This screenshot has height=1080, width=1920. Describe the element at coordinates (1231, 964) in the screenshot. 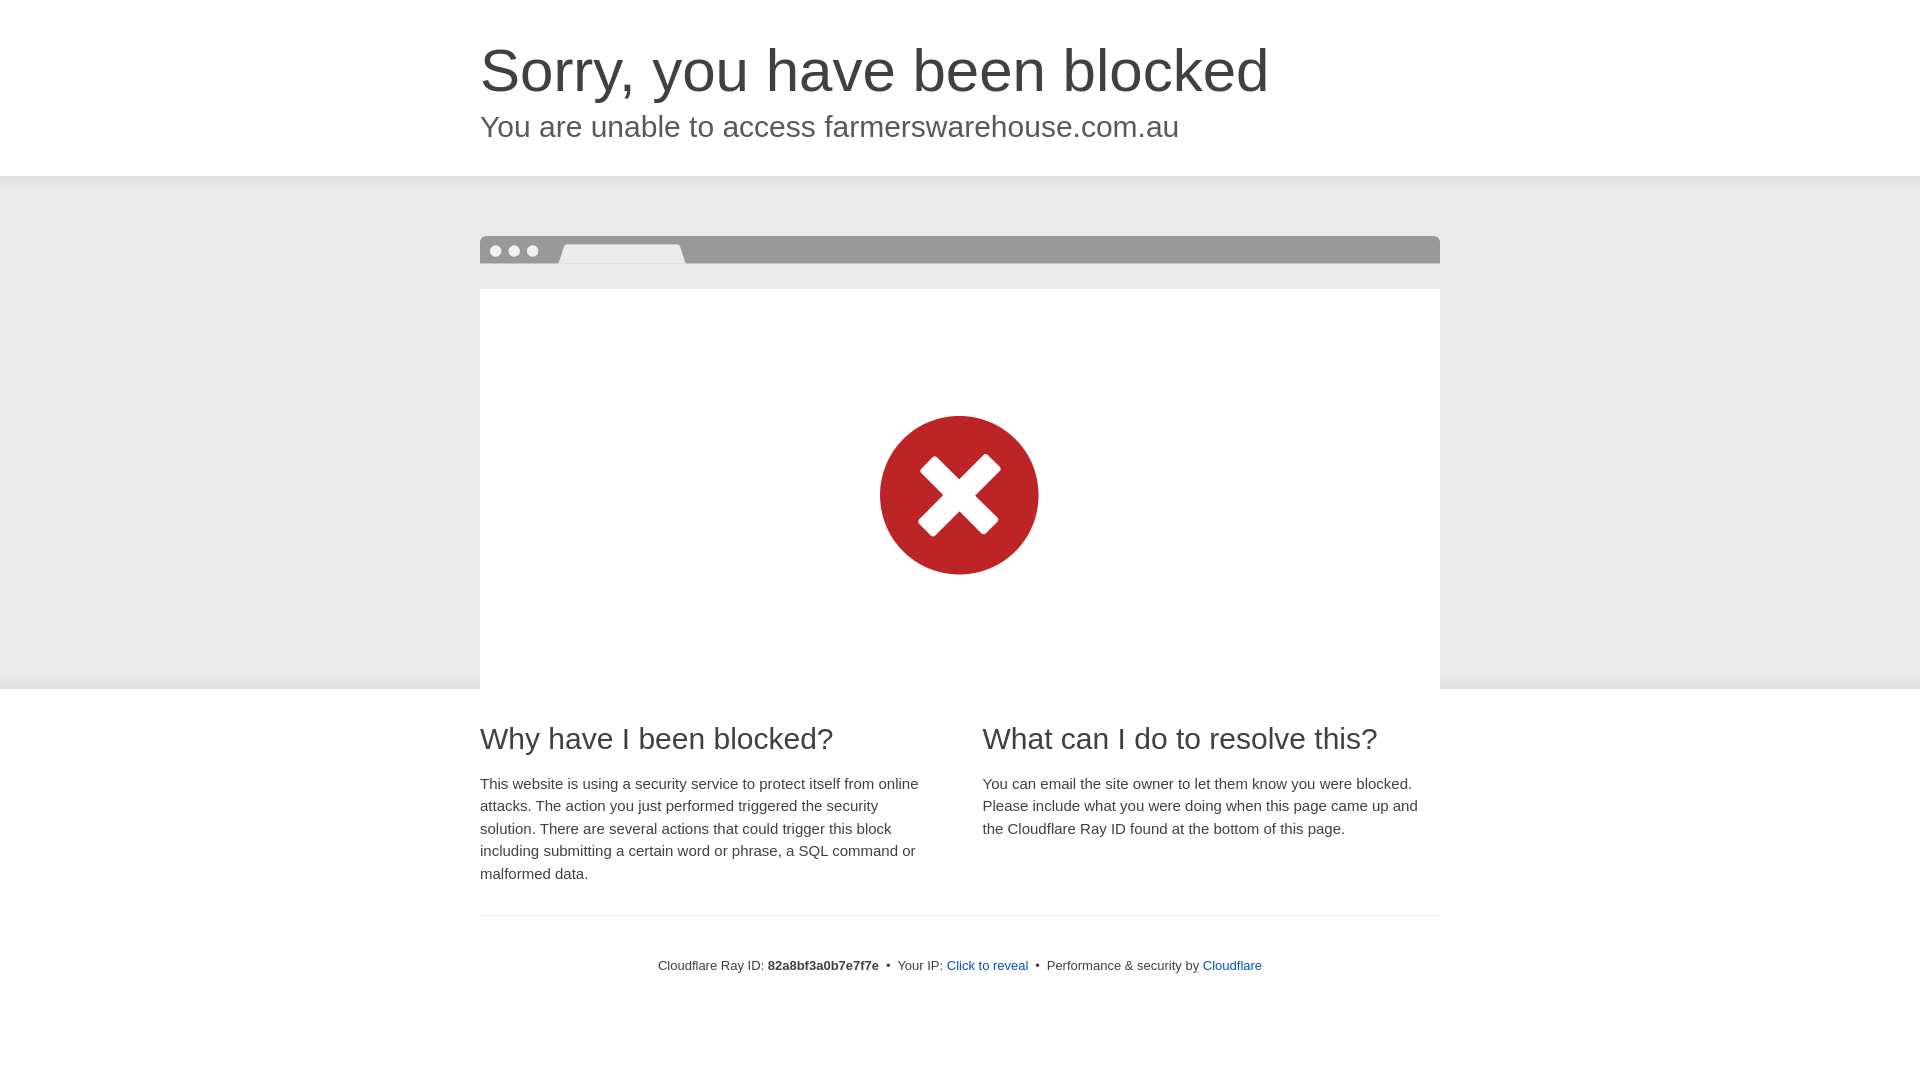

I see `'Cloudflare'` at that location.